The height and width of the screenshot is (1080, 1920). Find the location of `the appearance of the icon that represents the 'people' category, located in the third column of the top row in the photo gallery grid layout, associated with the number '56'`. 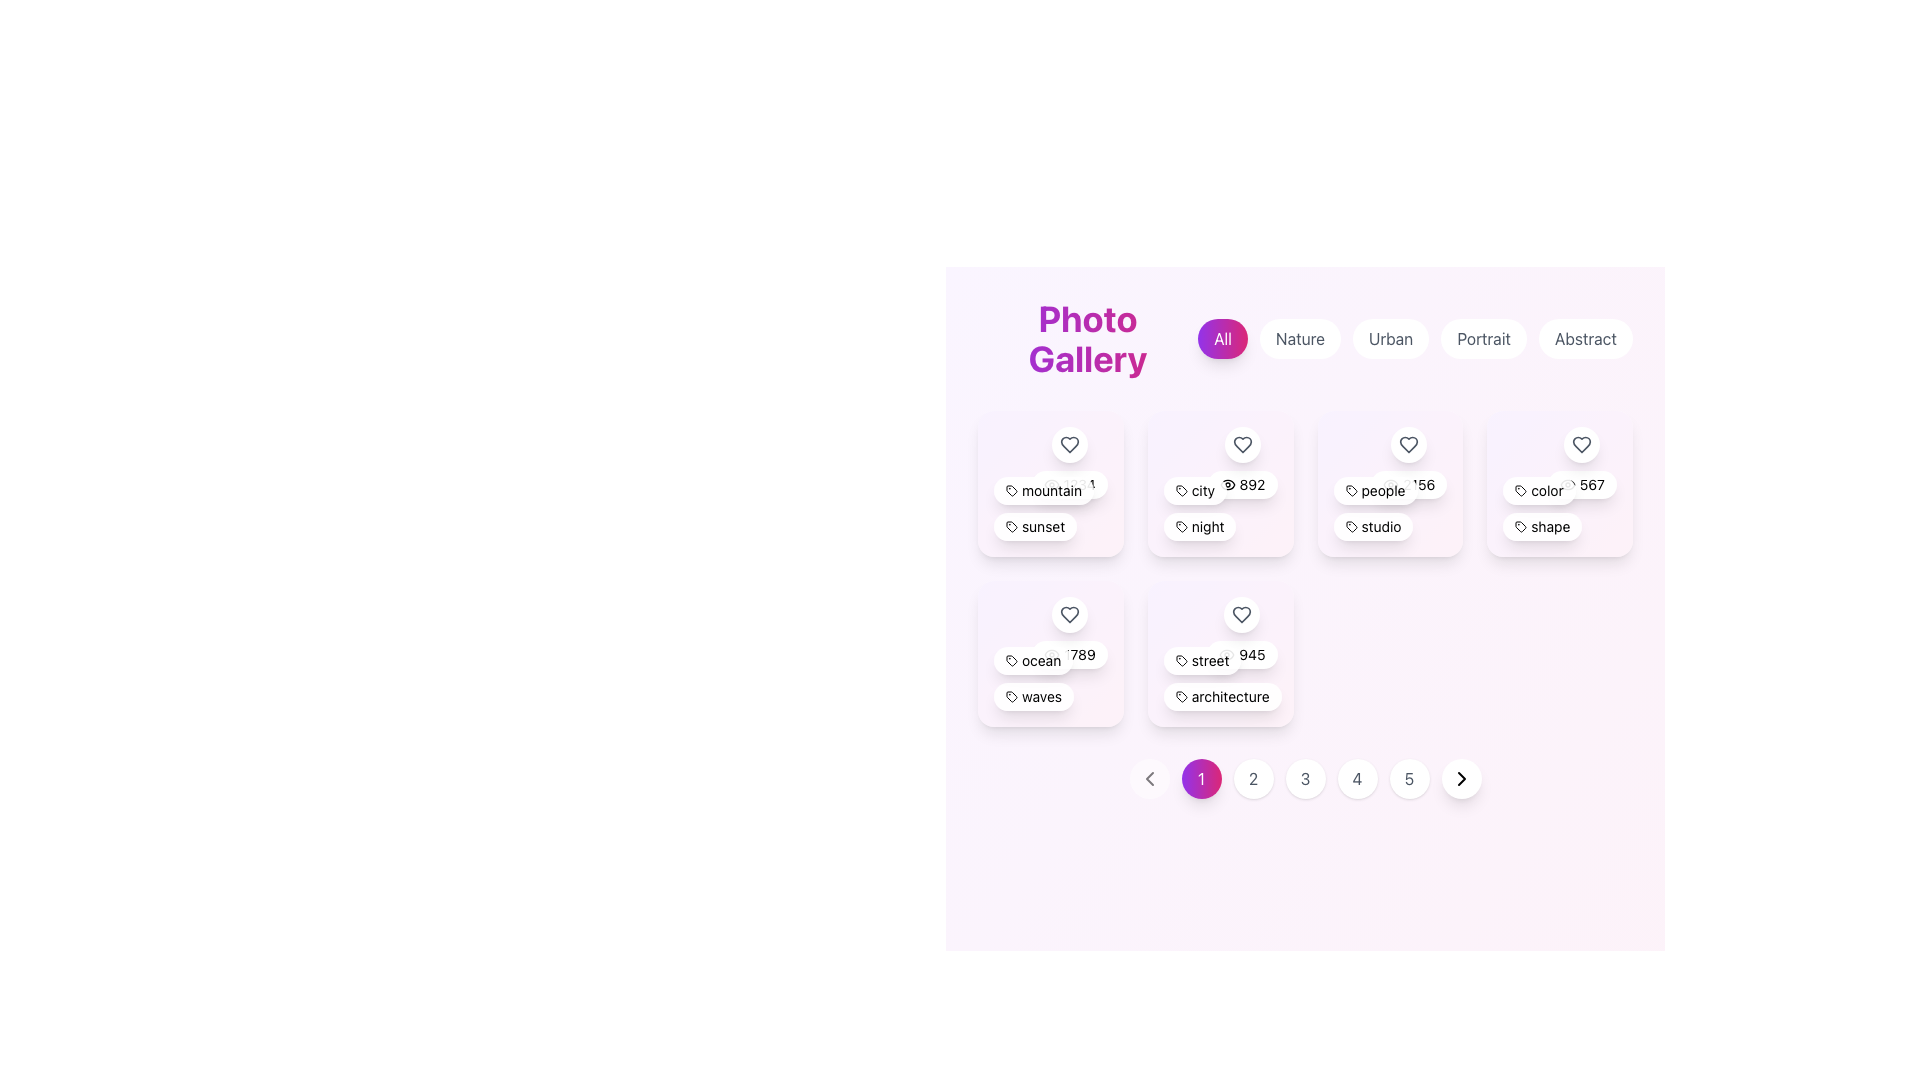

the appearance of the icon that represents the 'people' category, located in the third column of the top row in the photo gallery grid layout, associated with the number '56' is located at coordinates (1351, 525).